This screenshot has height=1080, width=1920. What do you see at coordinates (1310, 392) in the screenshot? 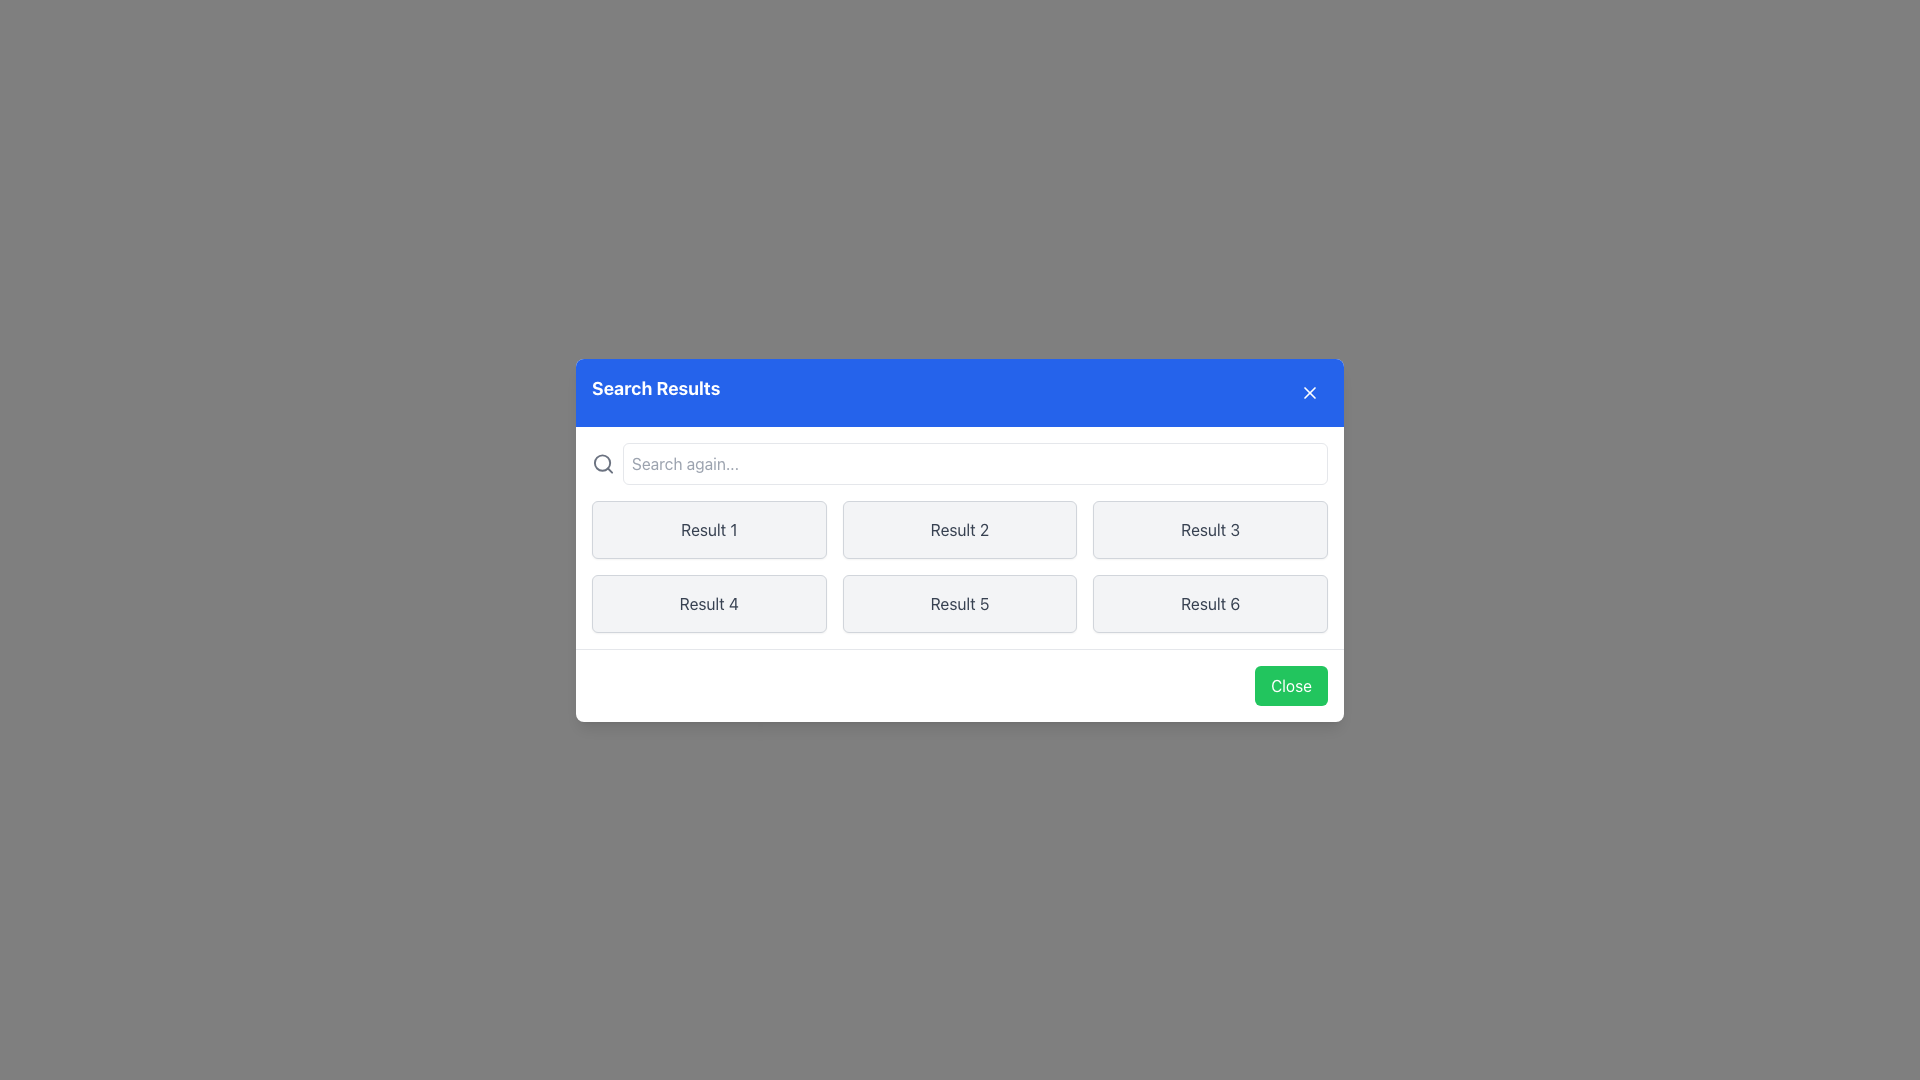
I see `the close or cancel button located in the top-right corner of the blue header bar` at bounding box center [1310, 392].